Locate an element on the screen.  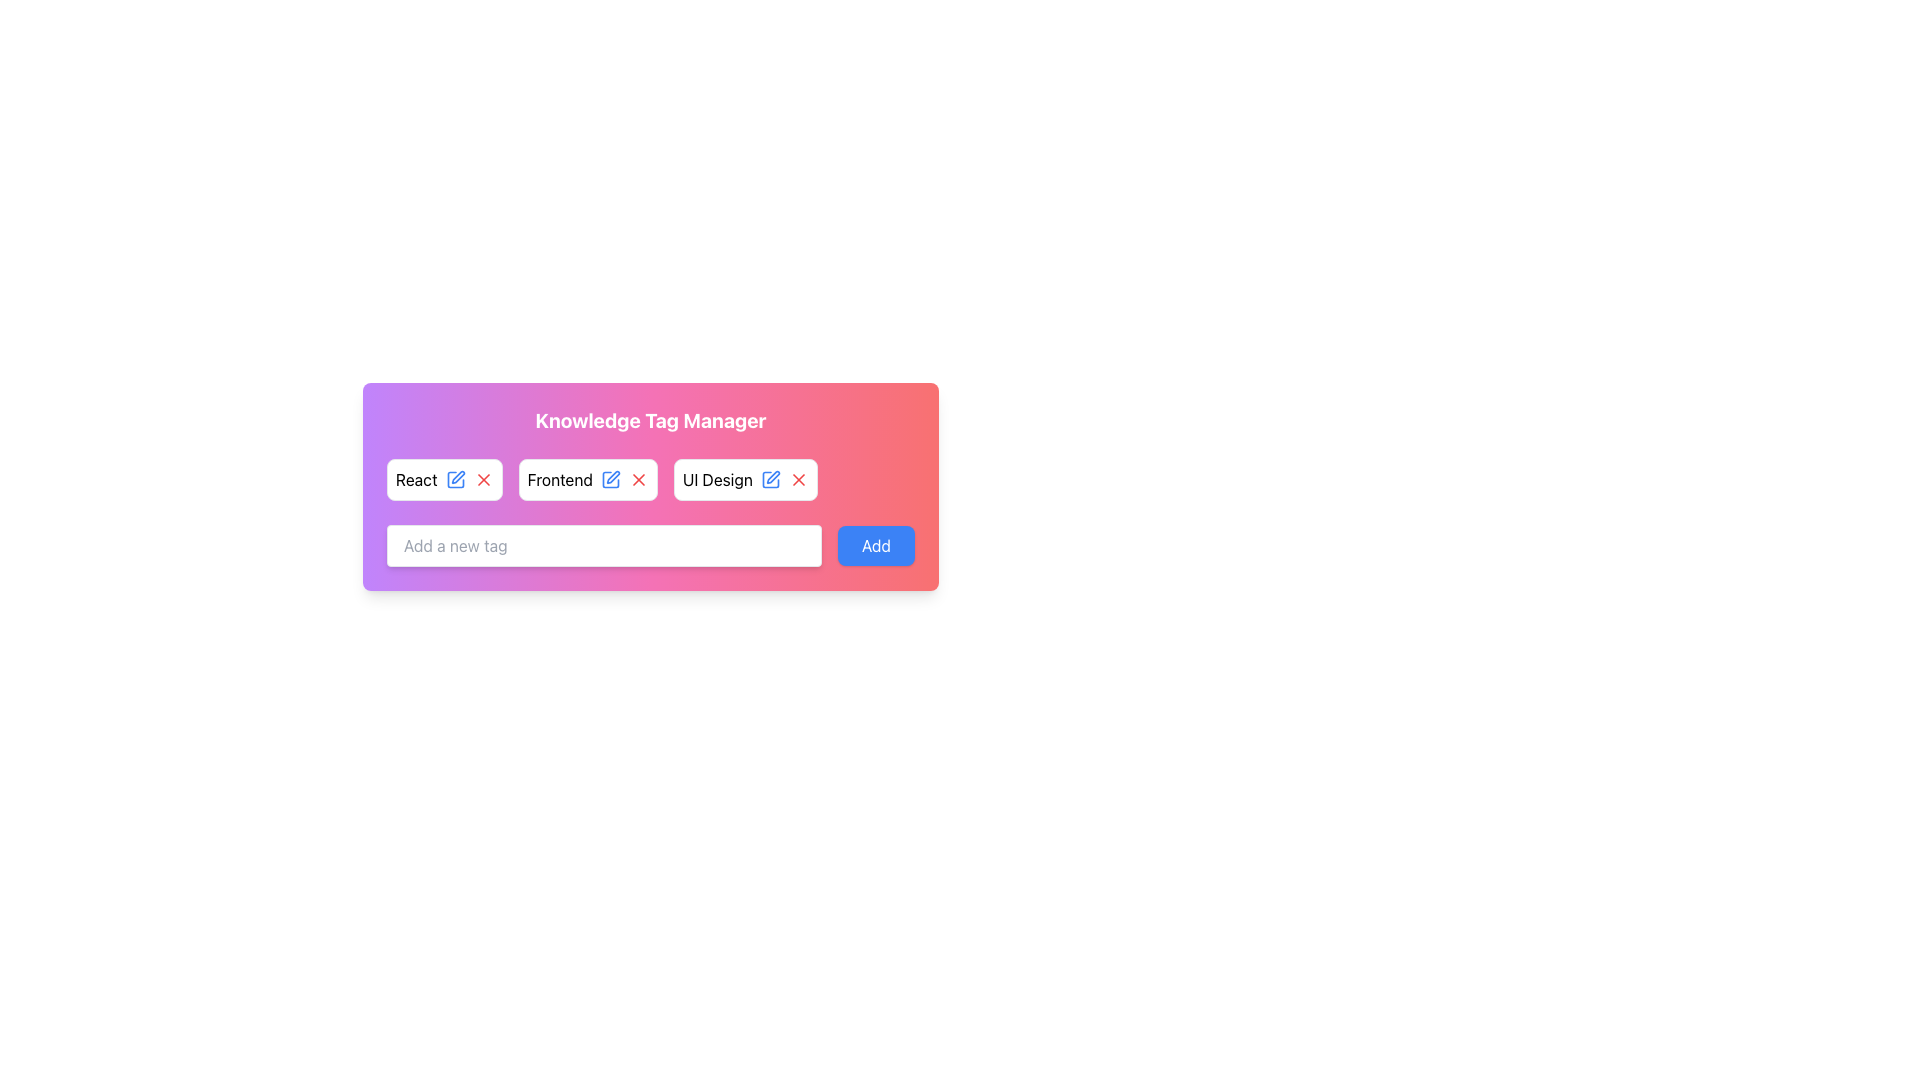
the close button icon located to the right of the 'Frontend' tag is located at coordinates (637, 479).